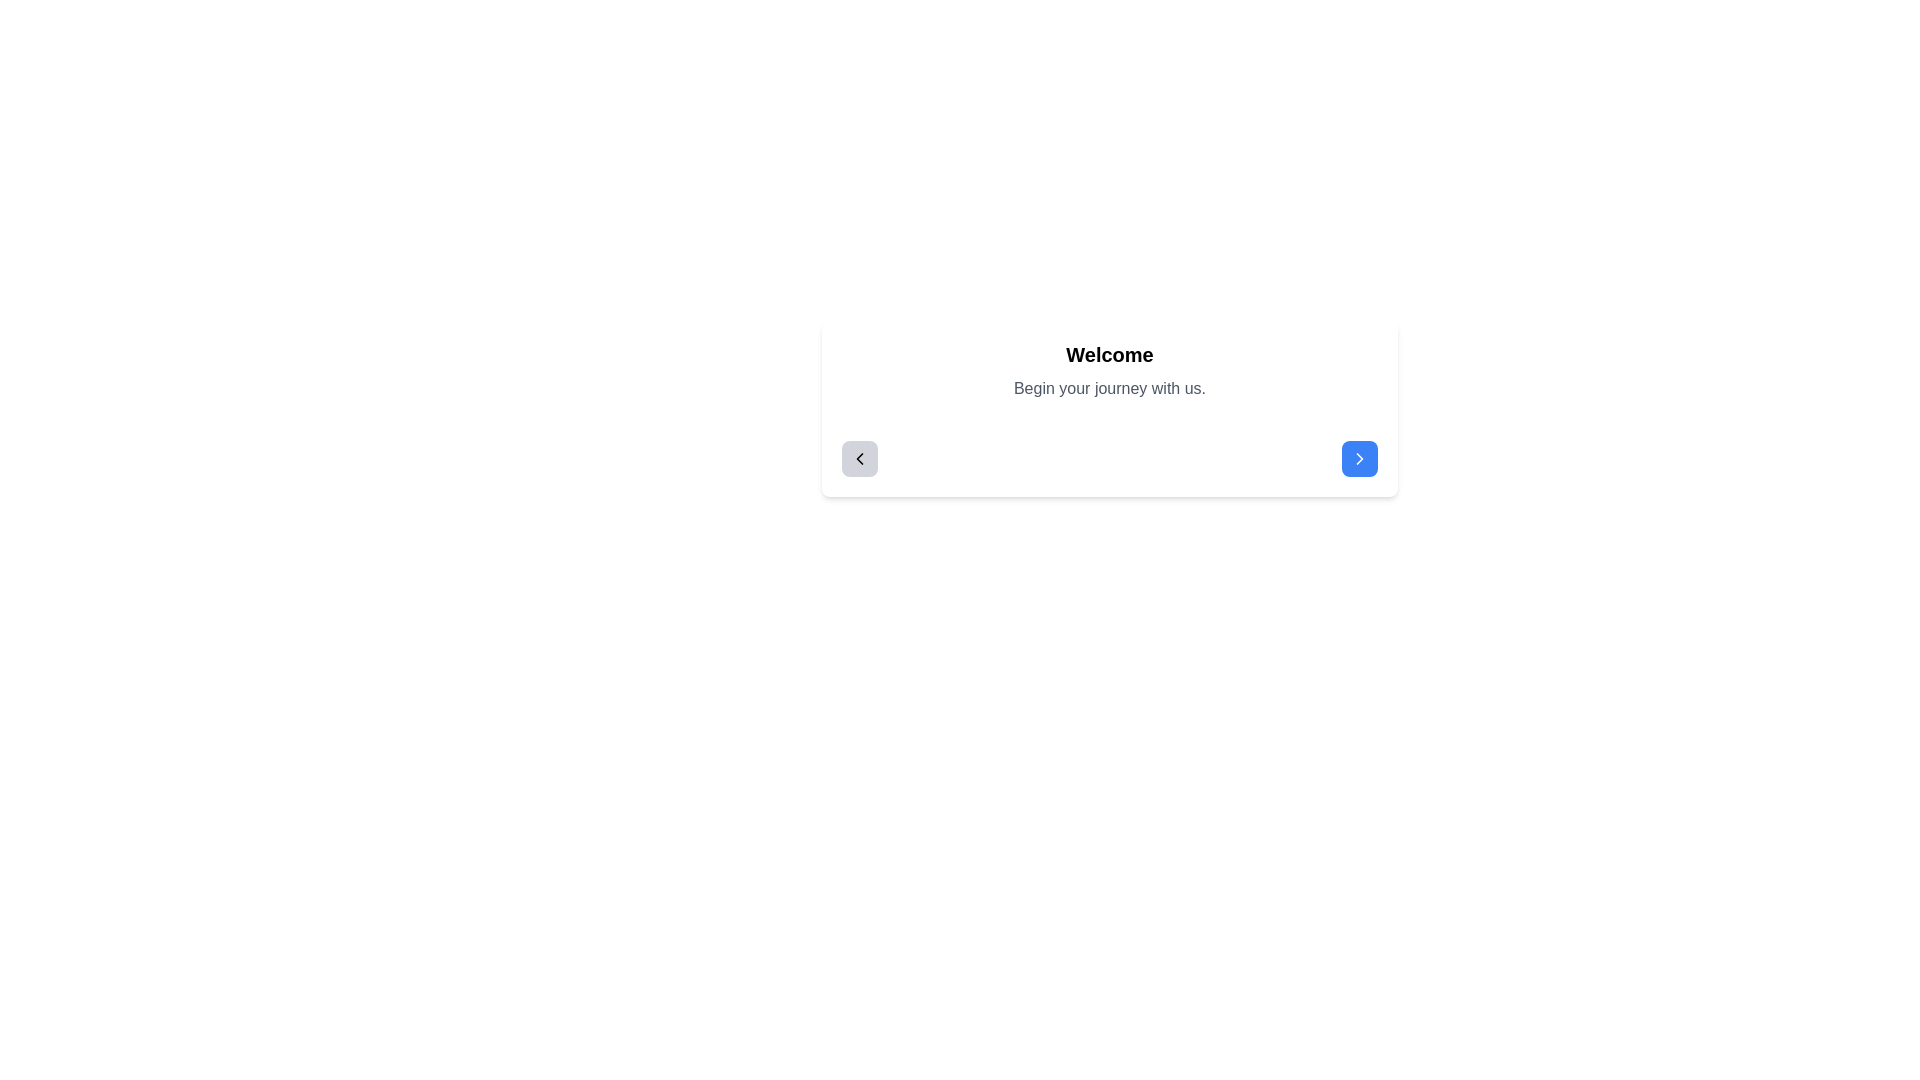 The width and height of the screenshot is (1920, 1080). I want to click on the leftmost rounded rectangular button with a gray background and a black left-pointing chevron icon, so click(859, 459).